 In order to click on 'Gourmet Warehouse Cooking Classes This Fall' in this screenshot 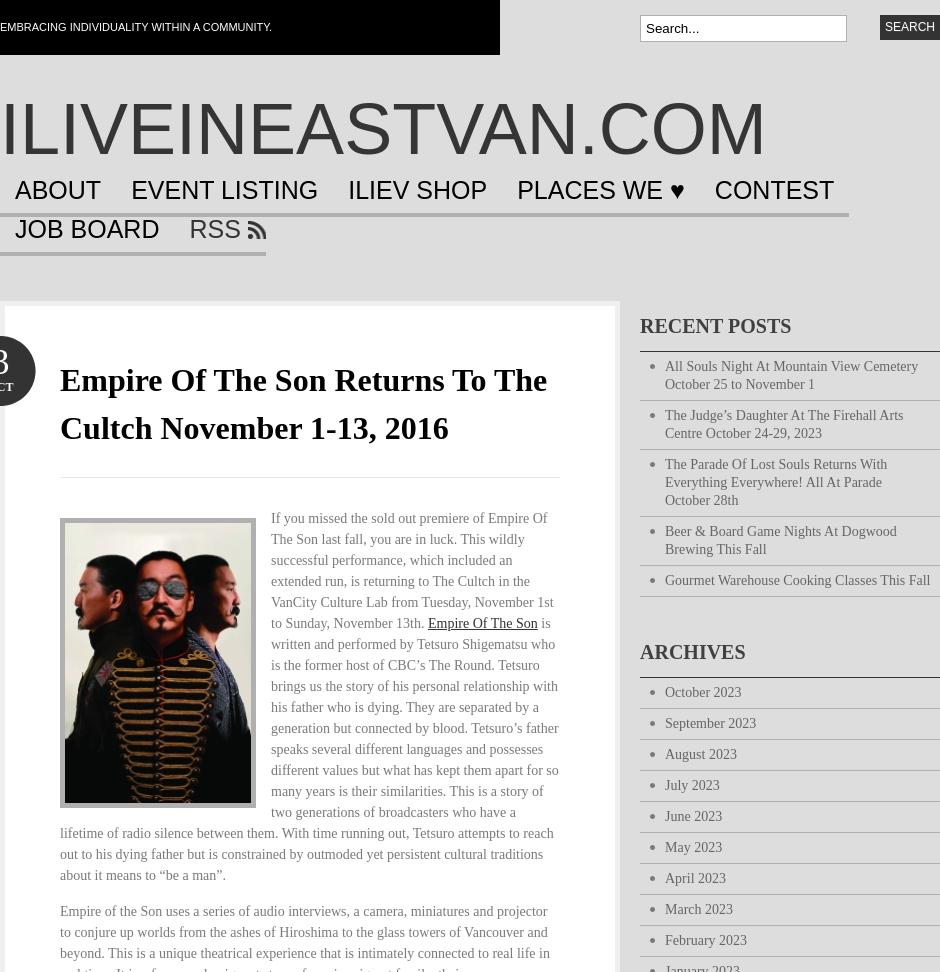, I will do `click(797, 579)`.